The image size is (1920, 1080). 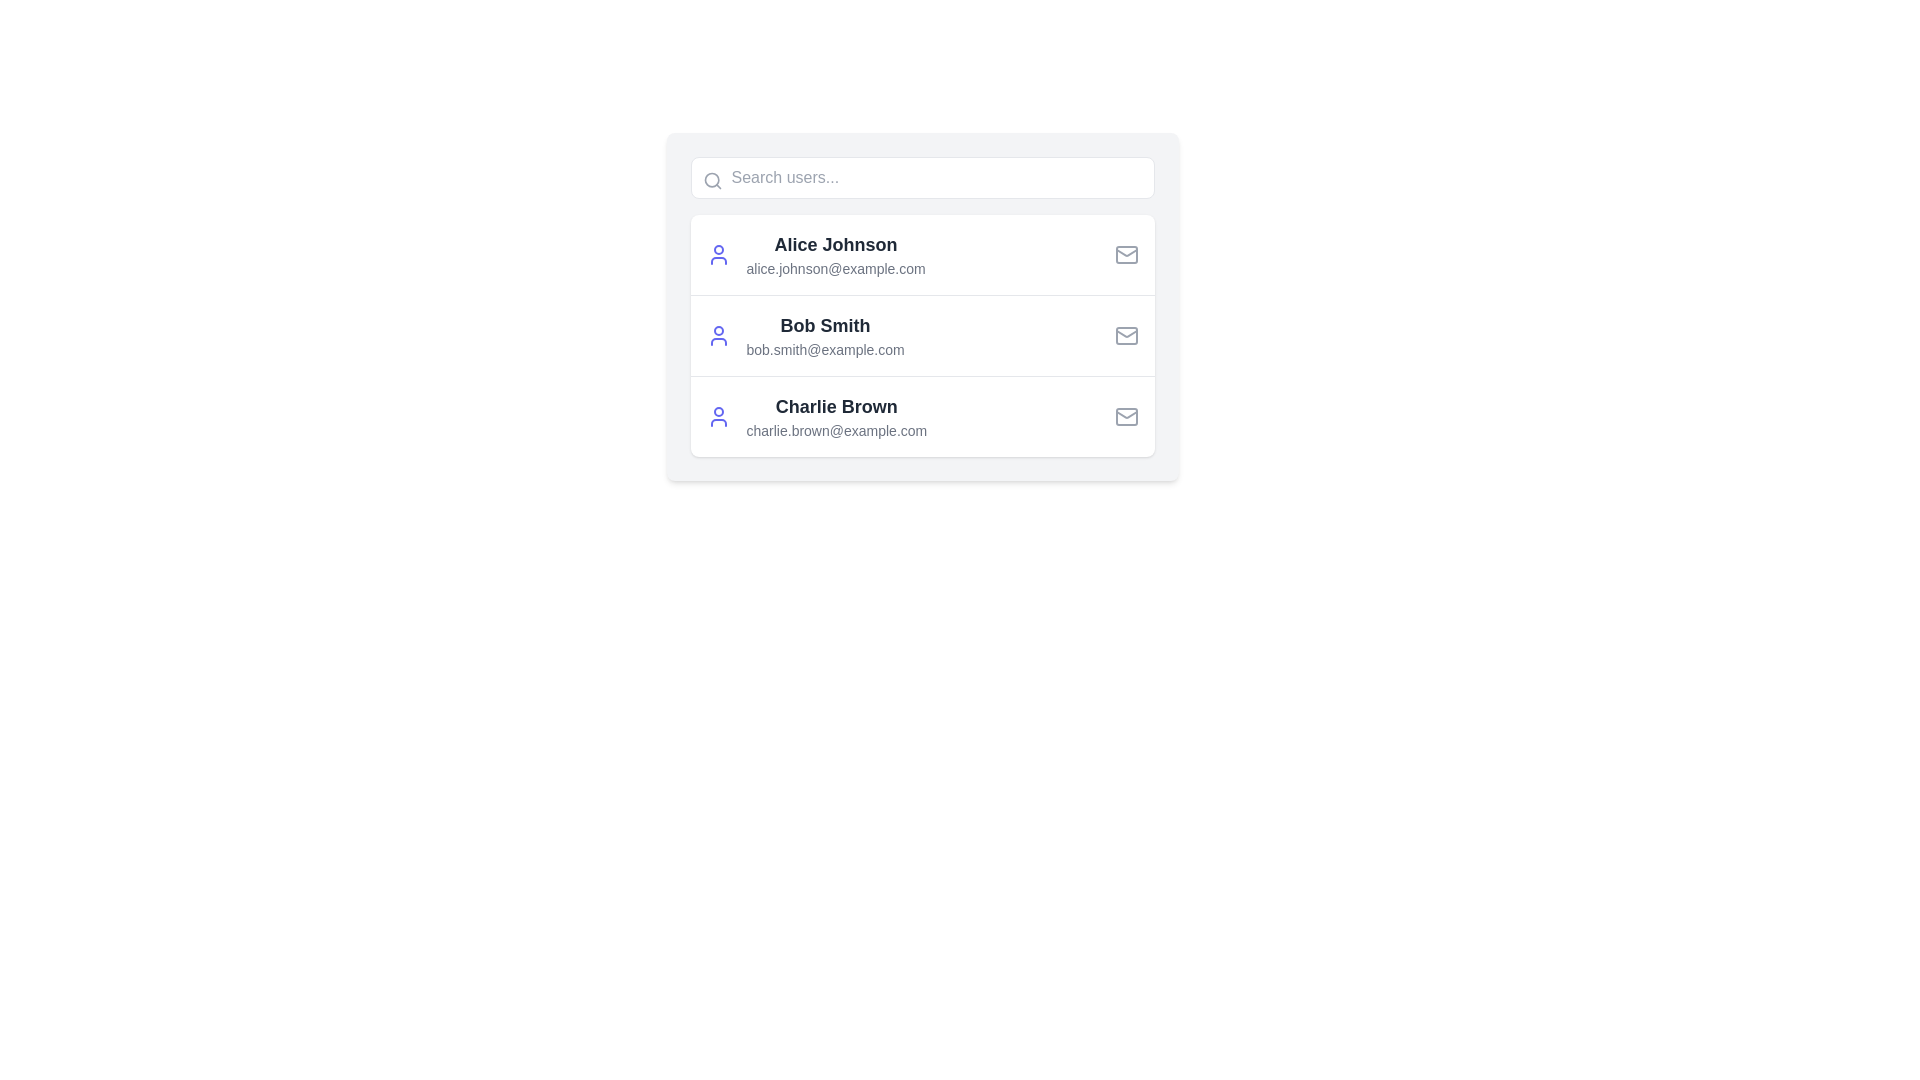 What do you see at coordinates (1126, 415) in the screenshot?
I see `the envelope icon component located at the far right of the row containing the email address 'charlie.brown@example.com'` at bounding box center [1126, 415].